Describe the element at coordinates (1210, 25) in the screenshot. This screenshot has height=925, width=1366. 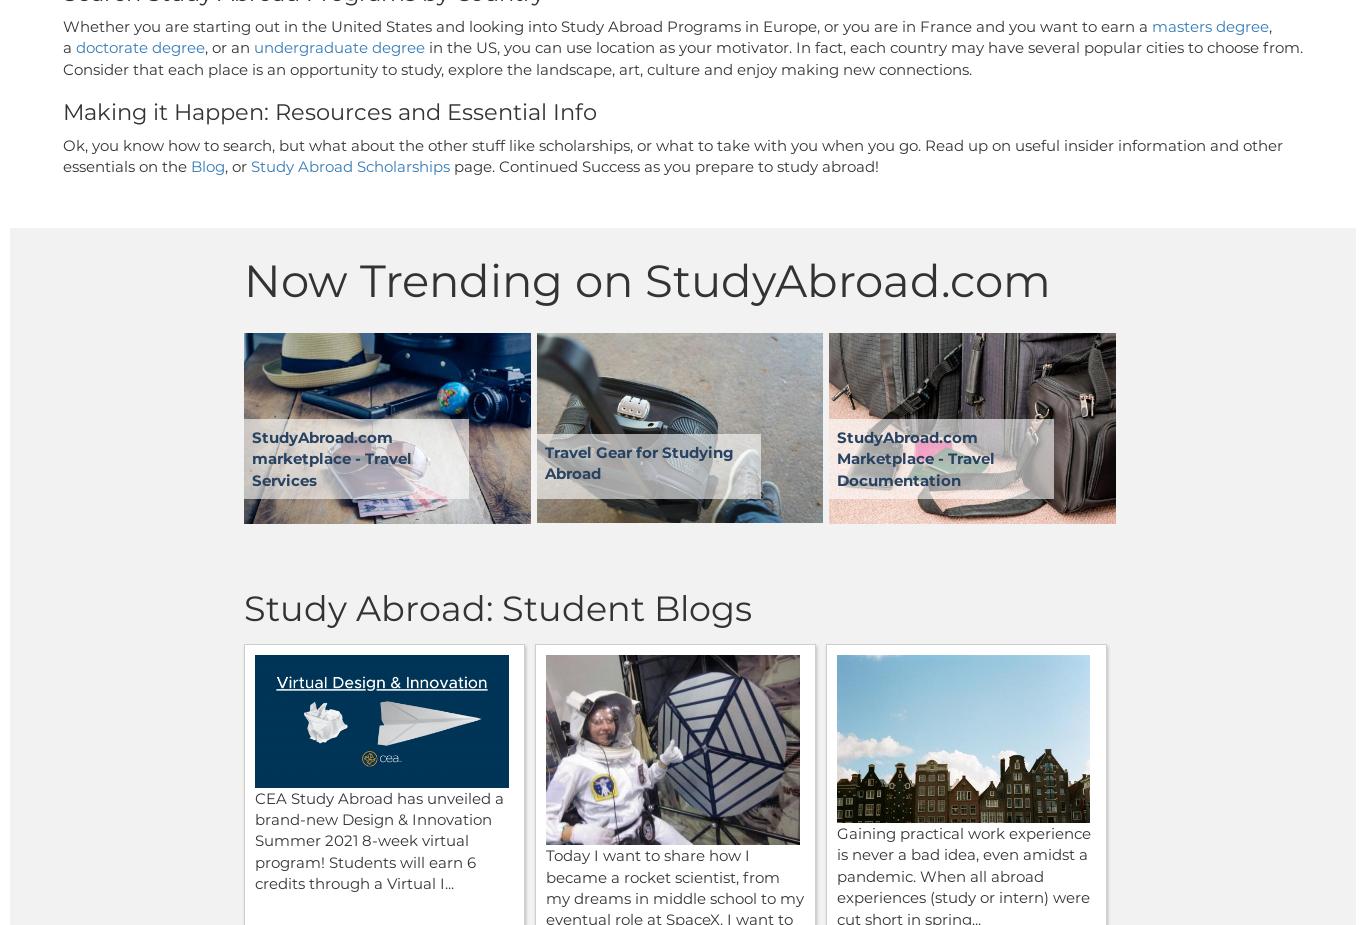
I see `'masters degree'` at that location.